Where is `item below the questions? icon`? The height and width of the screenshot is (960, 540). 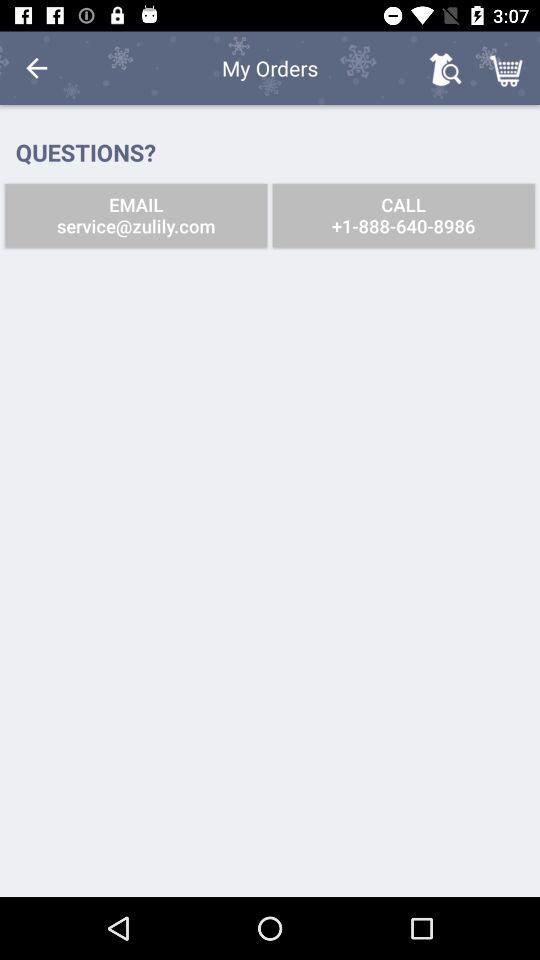 item below the questions? icon is located at coordinates (135, 215).